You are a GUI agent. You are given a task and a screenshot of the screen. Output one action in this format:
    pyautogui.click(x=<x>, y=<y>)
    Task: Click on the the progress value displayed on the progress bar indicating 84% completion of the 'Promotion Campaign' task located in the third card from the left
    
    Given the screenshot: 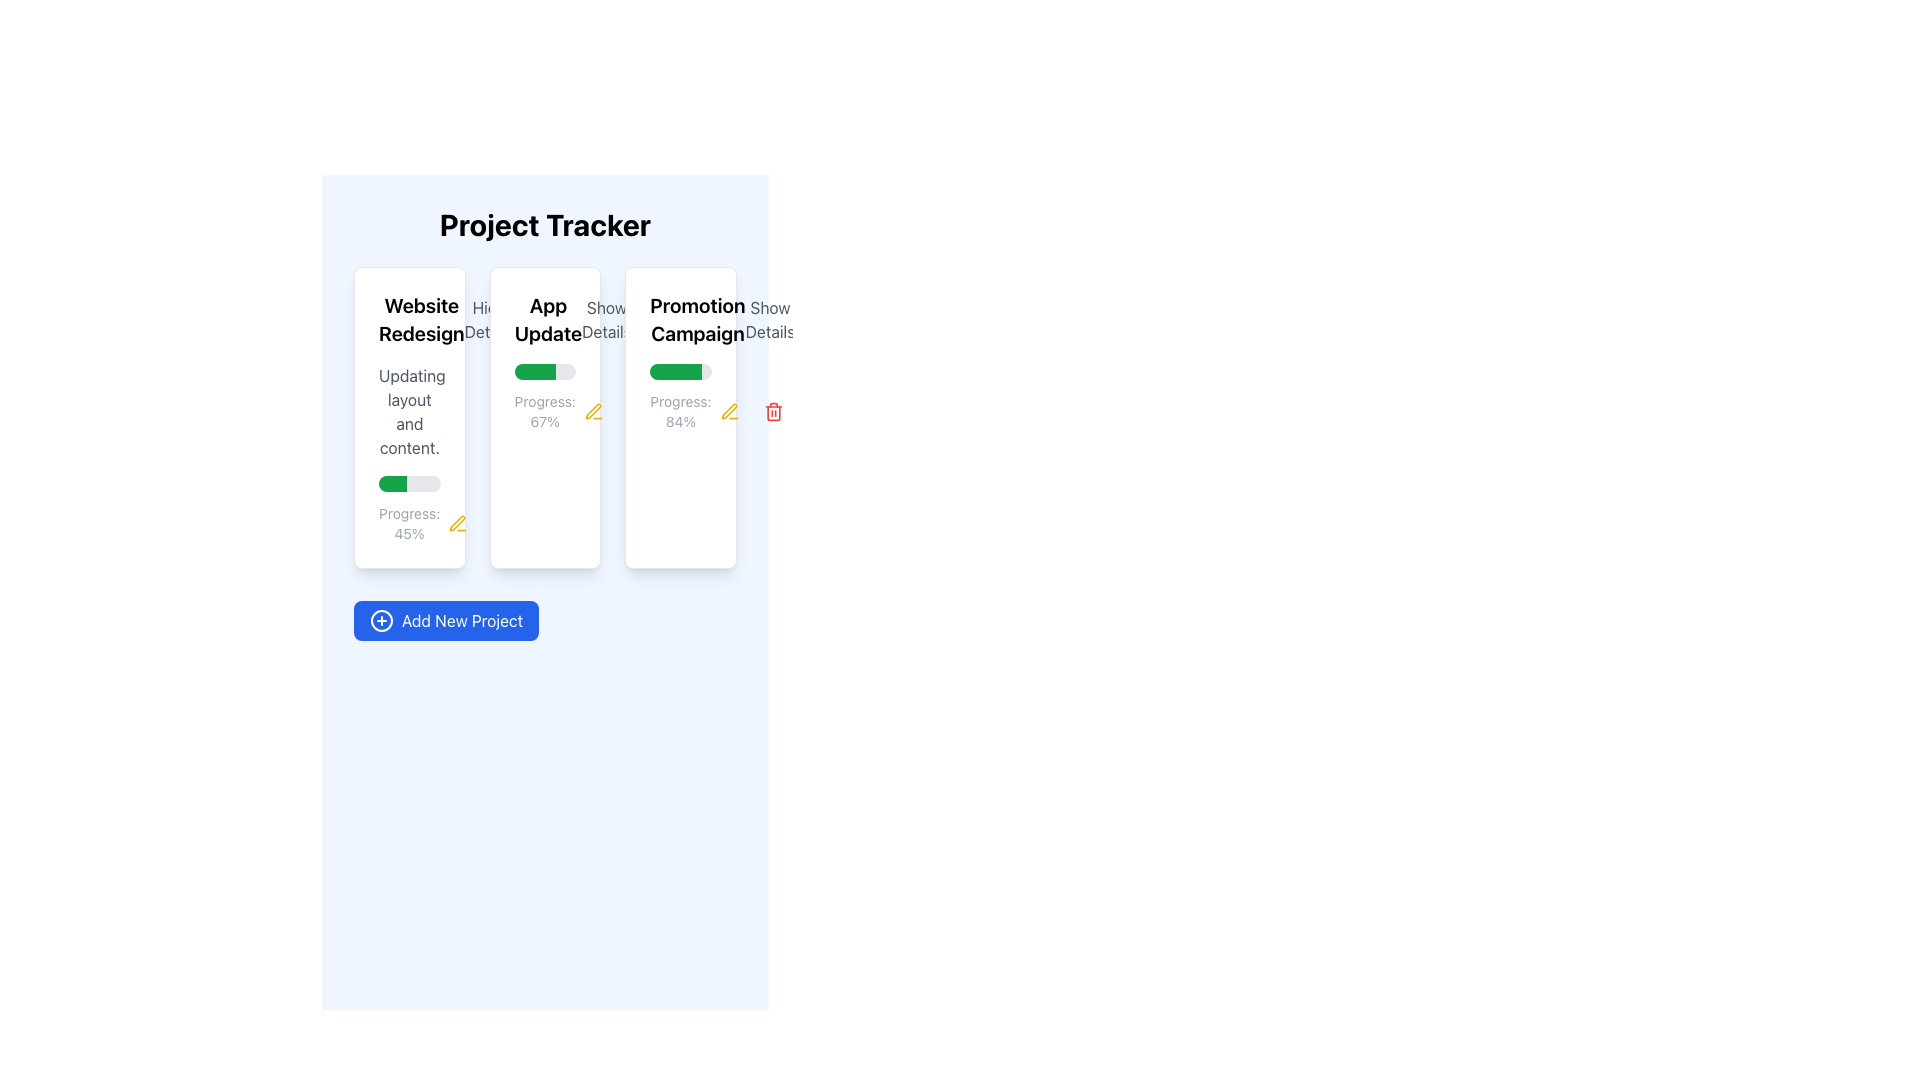 What is the action you would take?
    pyautogui.click(x=676, y=371)
    